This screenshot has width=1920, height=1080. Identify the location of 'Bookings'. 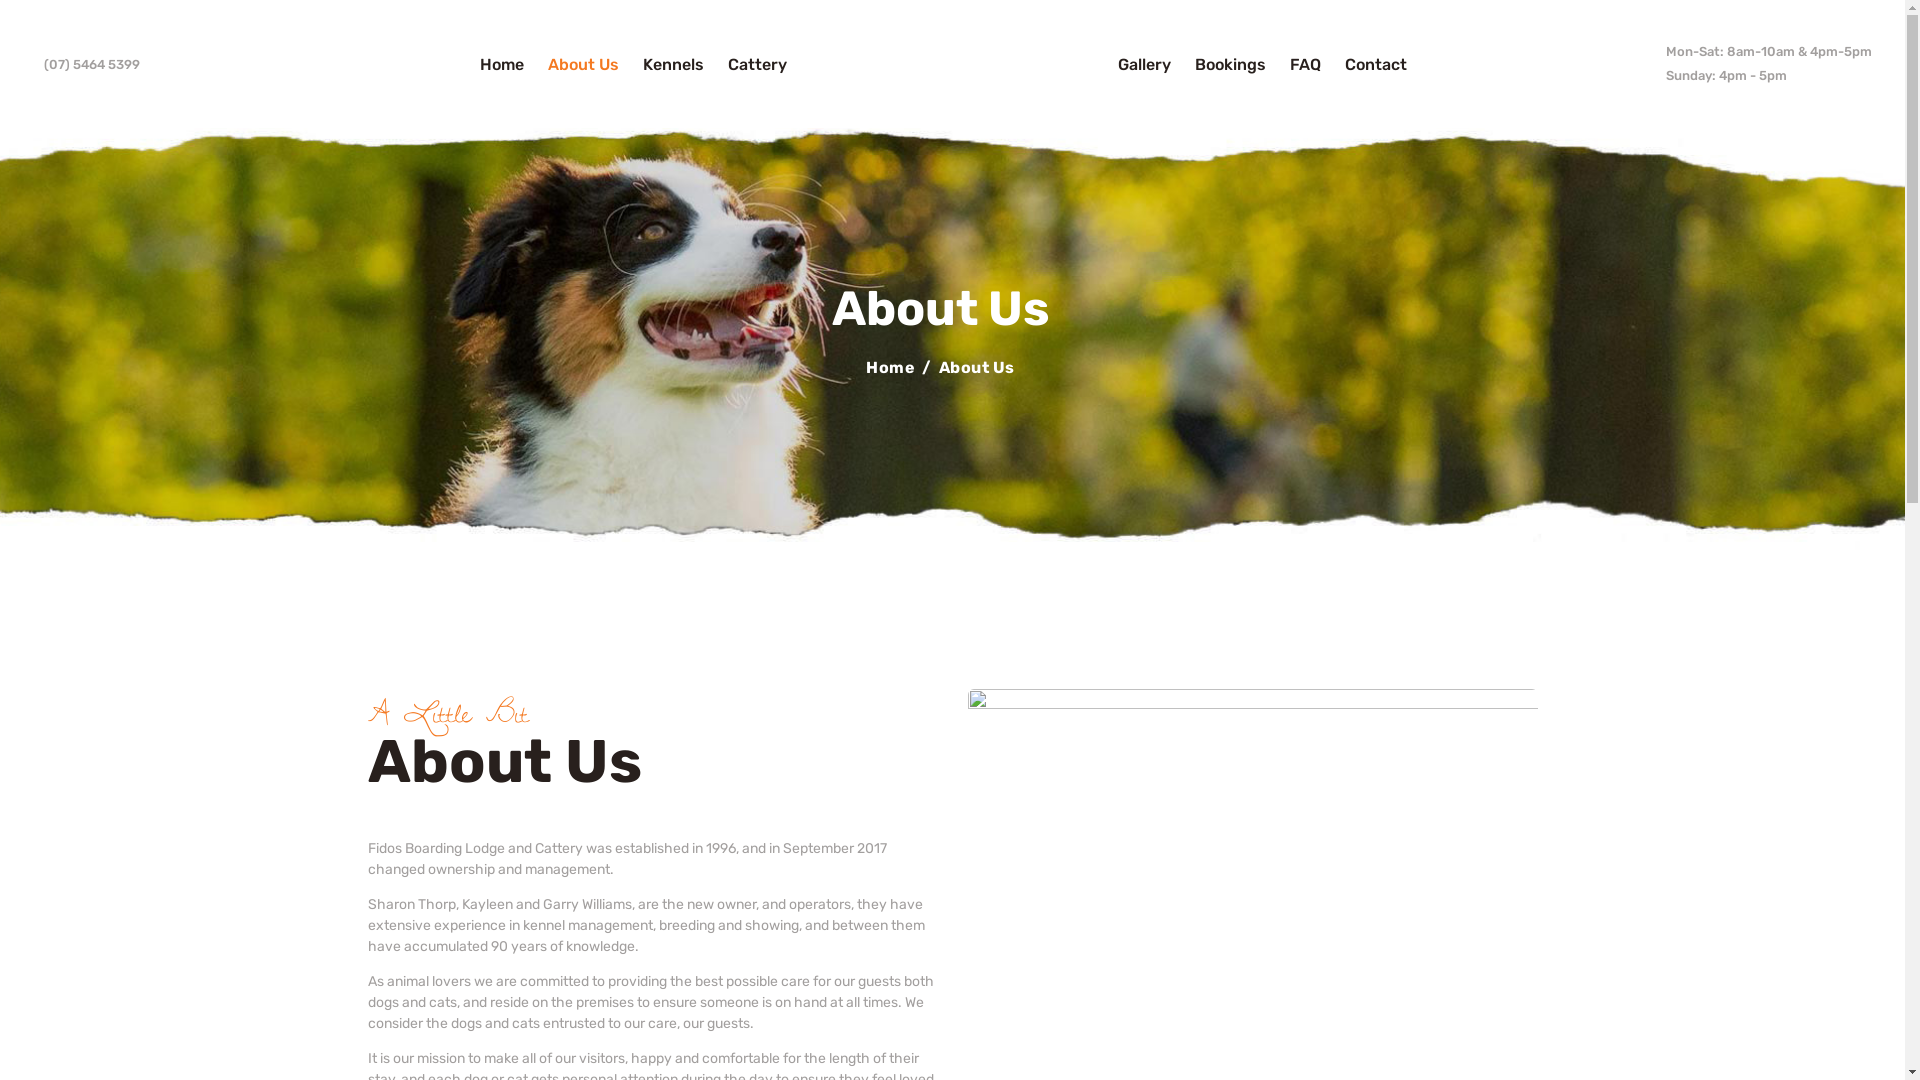
(1182, 63).